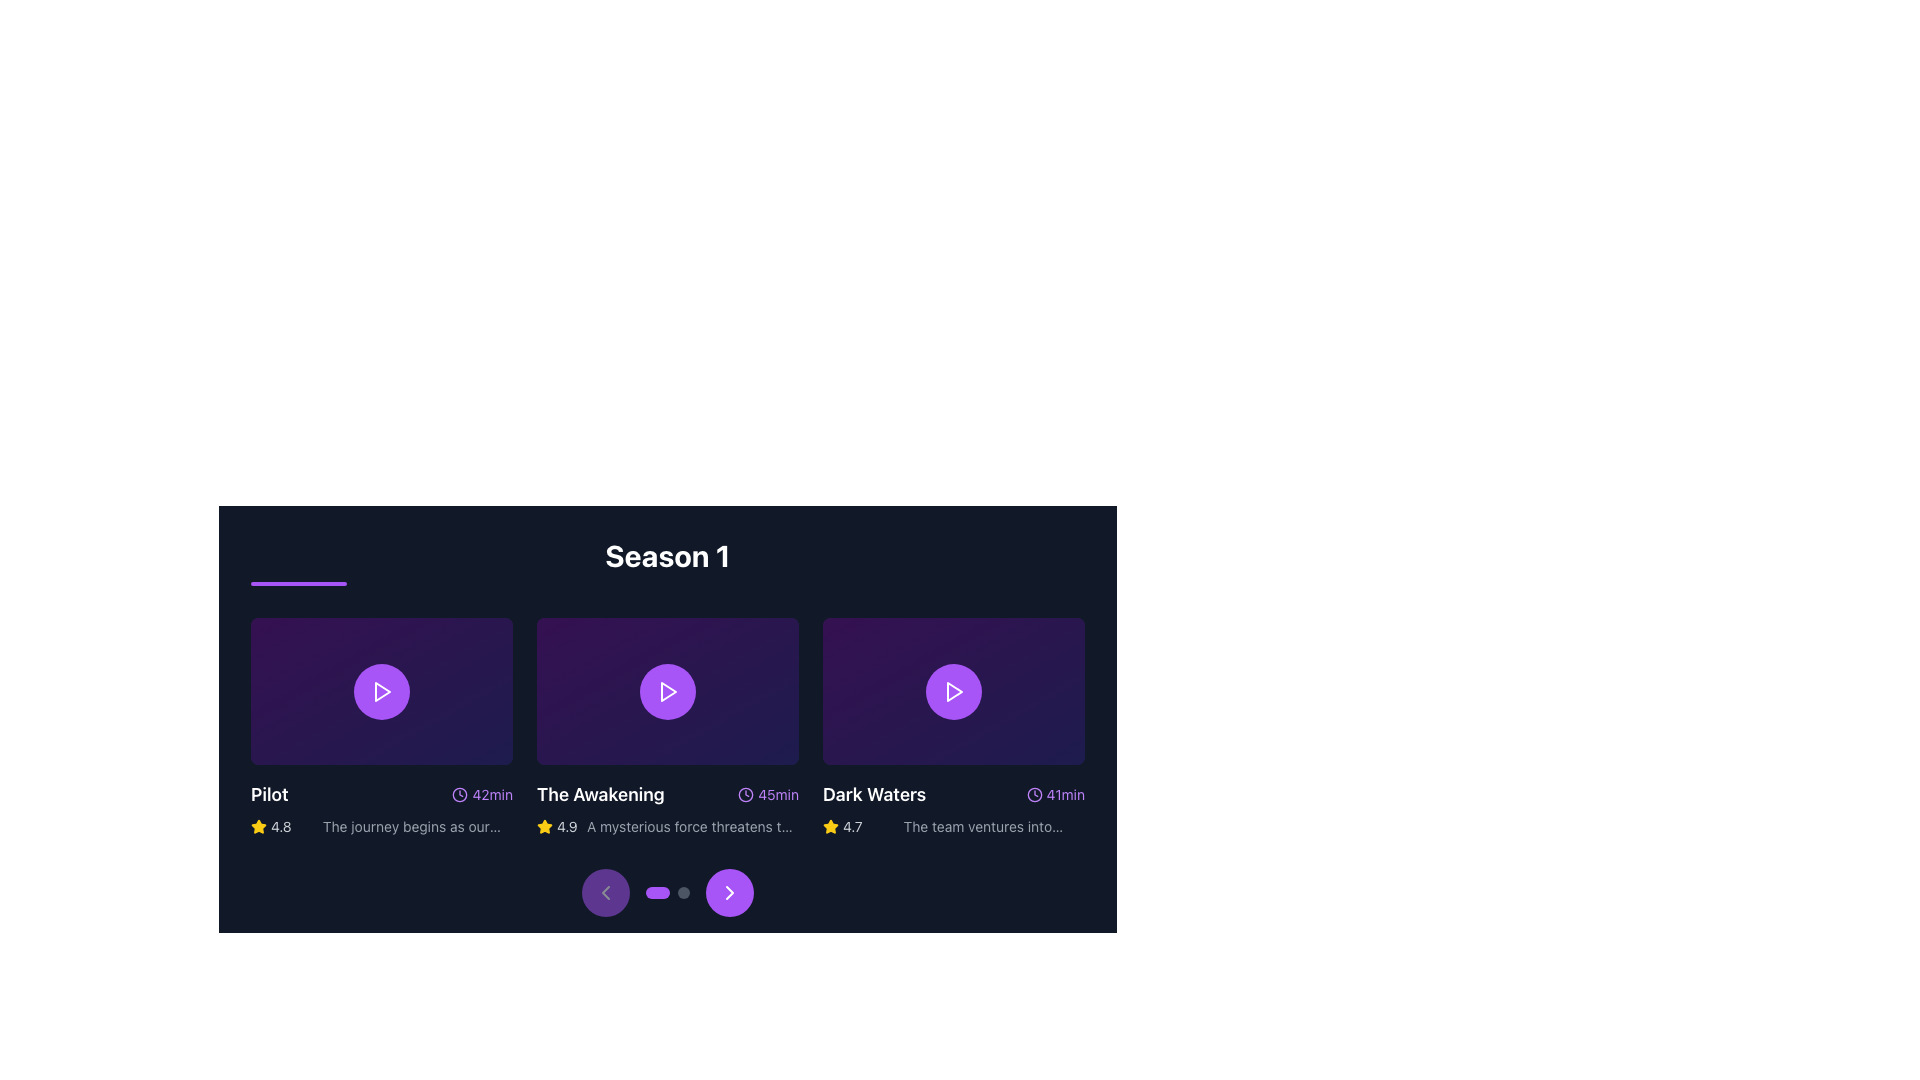 This screenshot has width=1920, height=1080. I want to click on the circular button with a purple background and a left-pointing chevron arrow icon, so click(604, 892).